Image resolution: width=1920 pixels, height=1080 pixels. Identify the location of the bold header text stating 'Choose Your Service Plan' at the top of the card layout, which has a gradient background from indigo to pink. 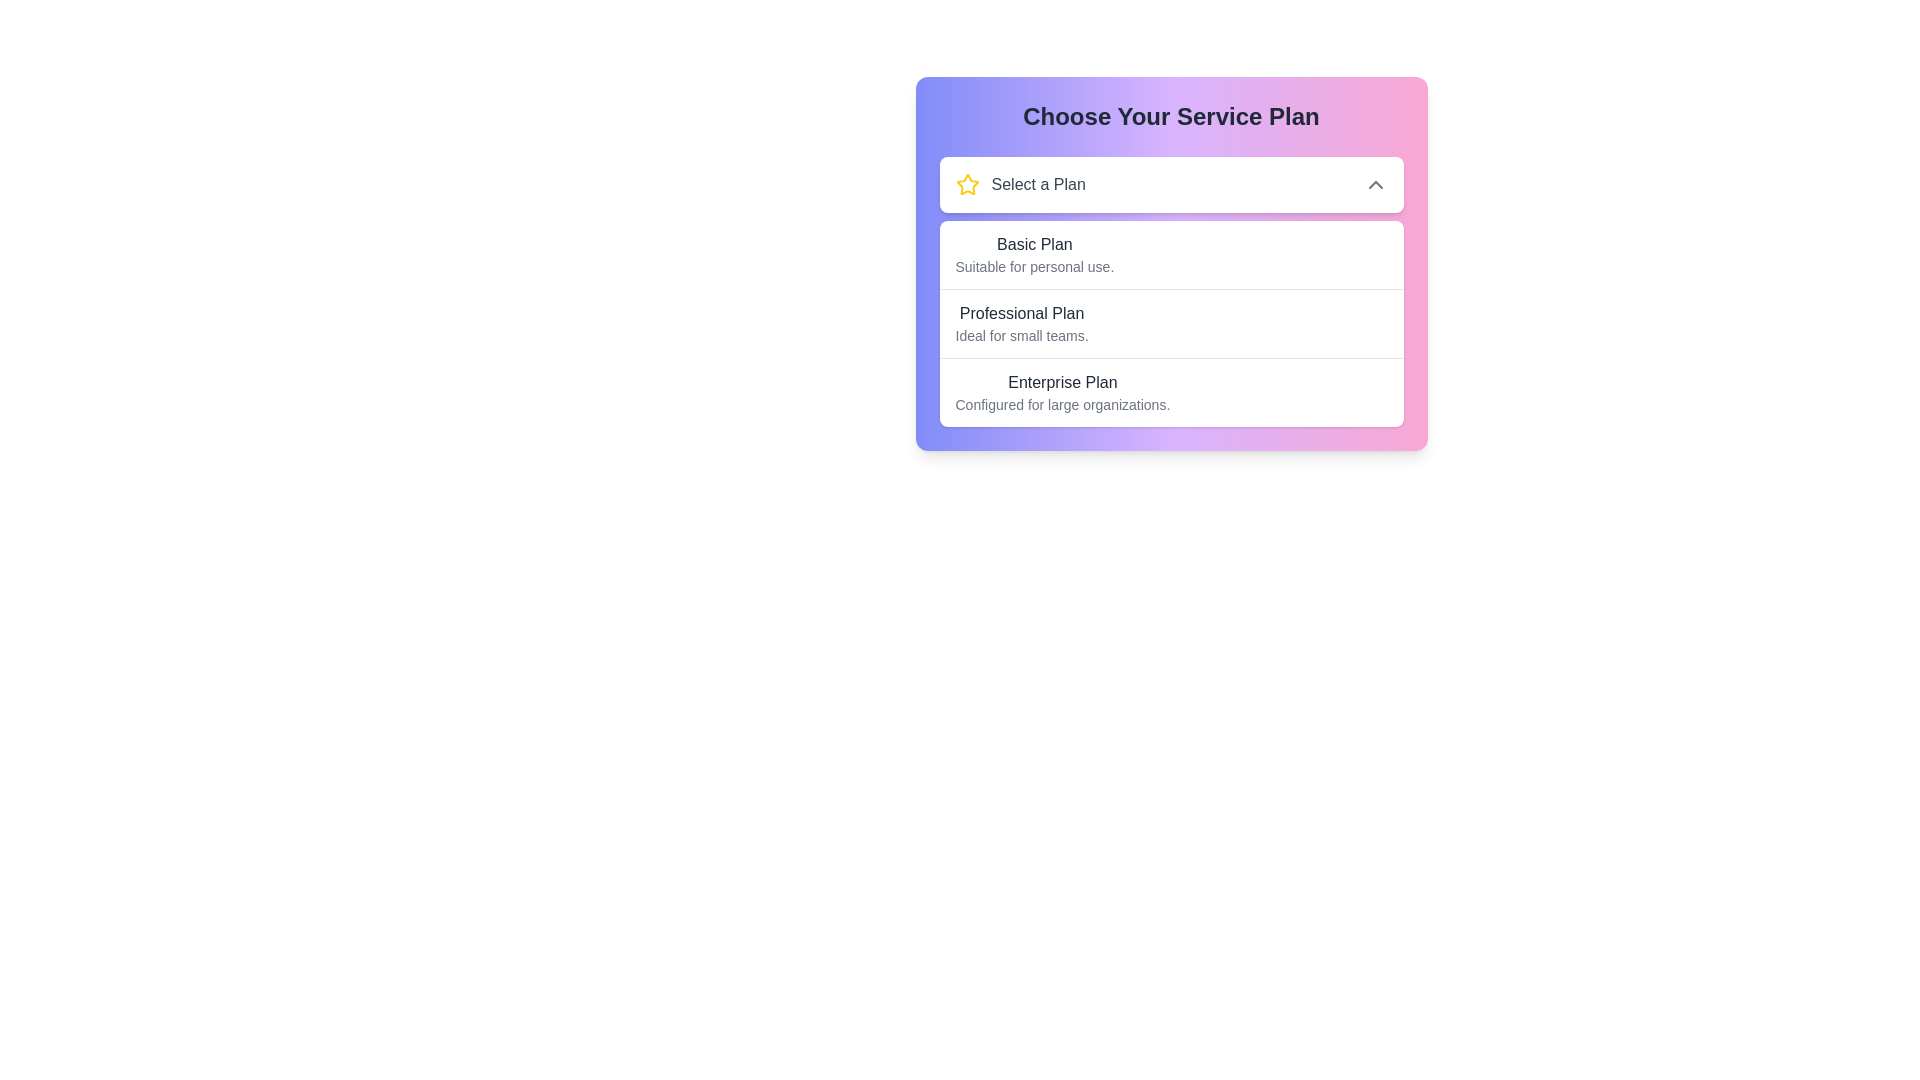
(1171, 116).